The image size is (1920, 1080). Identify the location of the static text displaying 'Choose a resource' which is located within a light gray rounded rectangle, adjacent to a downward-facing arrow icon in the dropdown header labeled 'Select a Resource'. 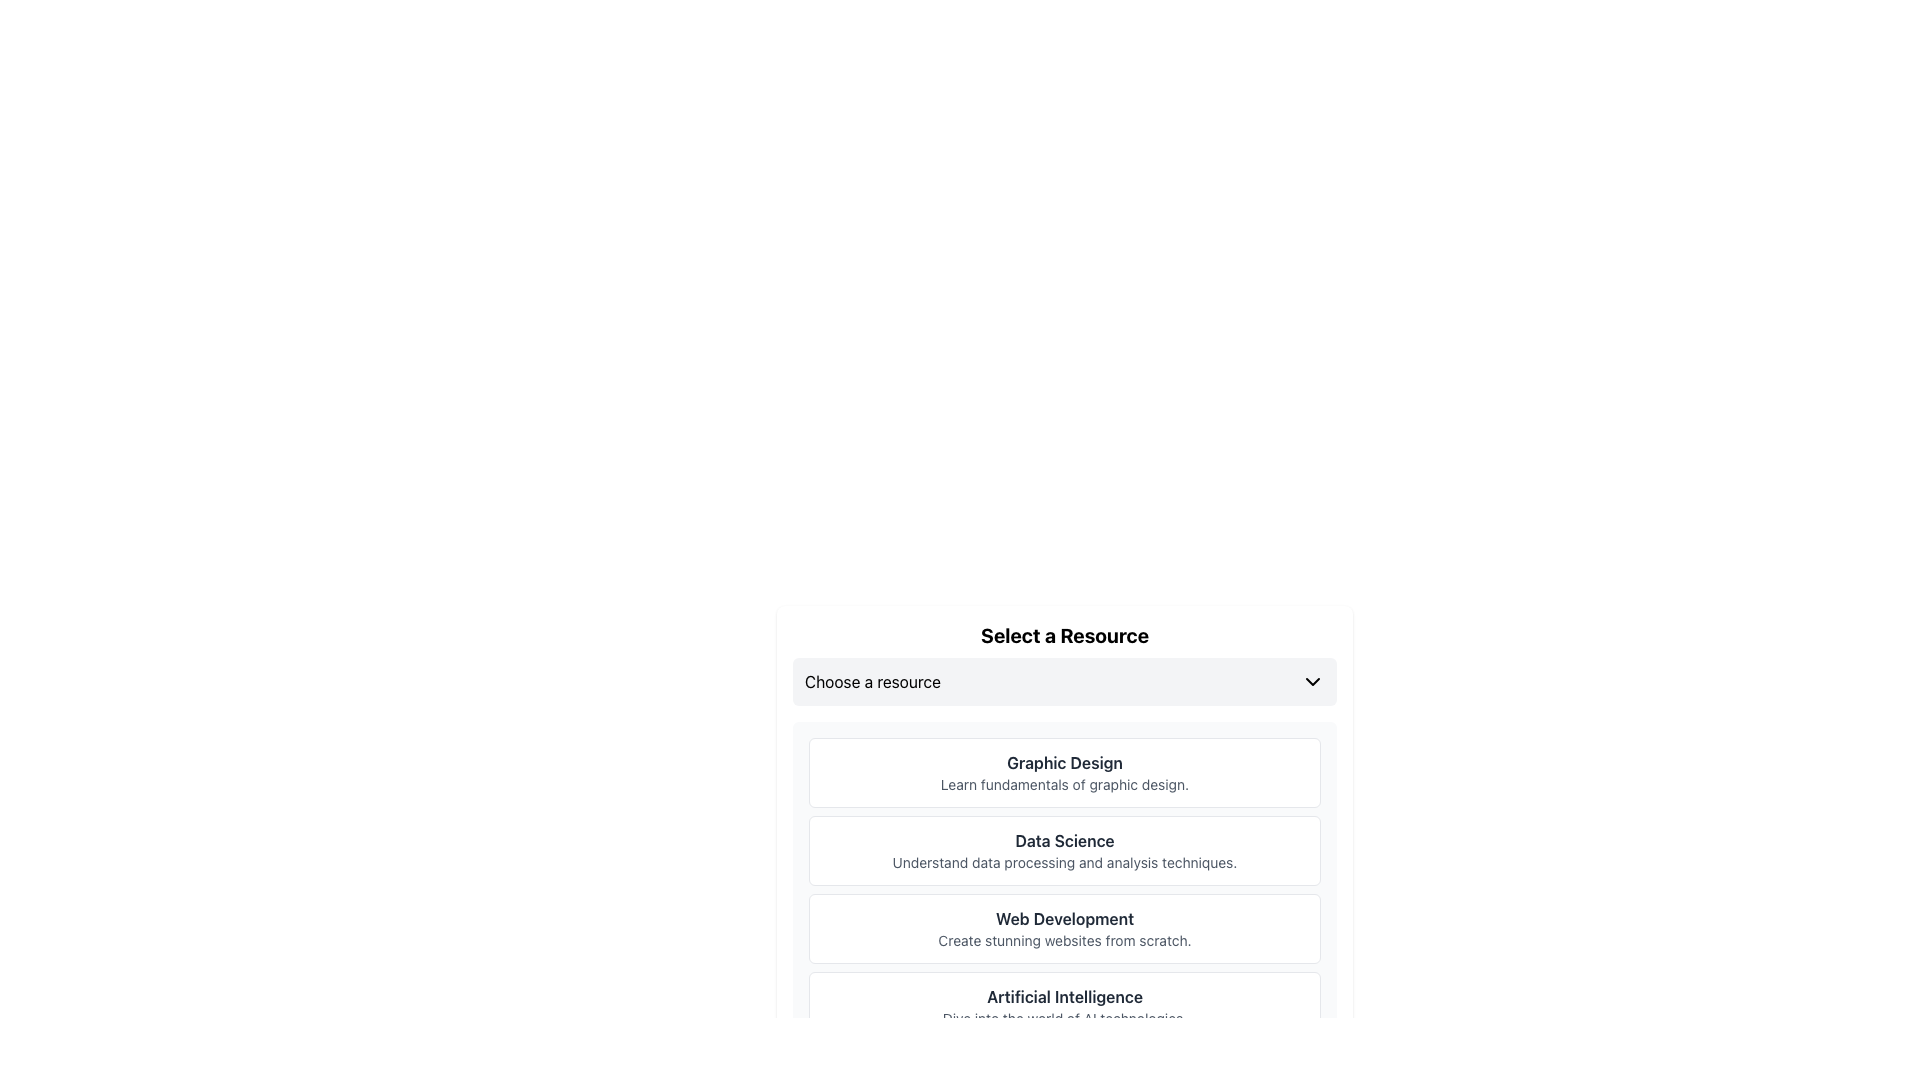
(873, 681).